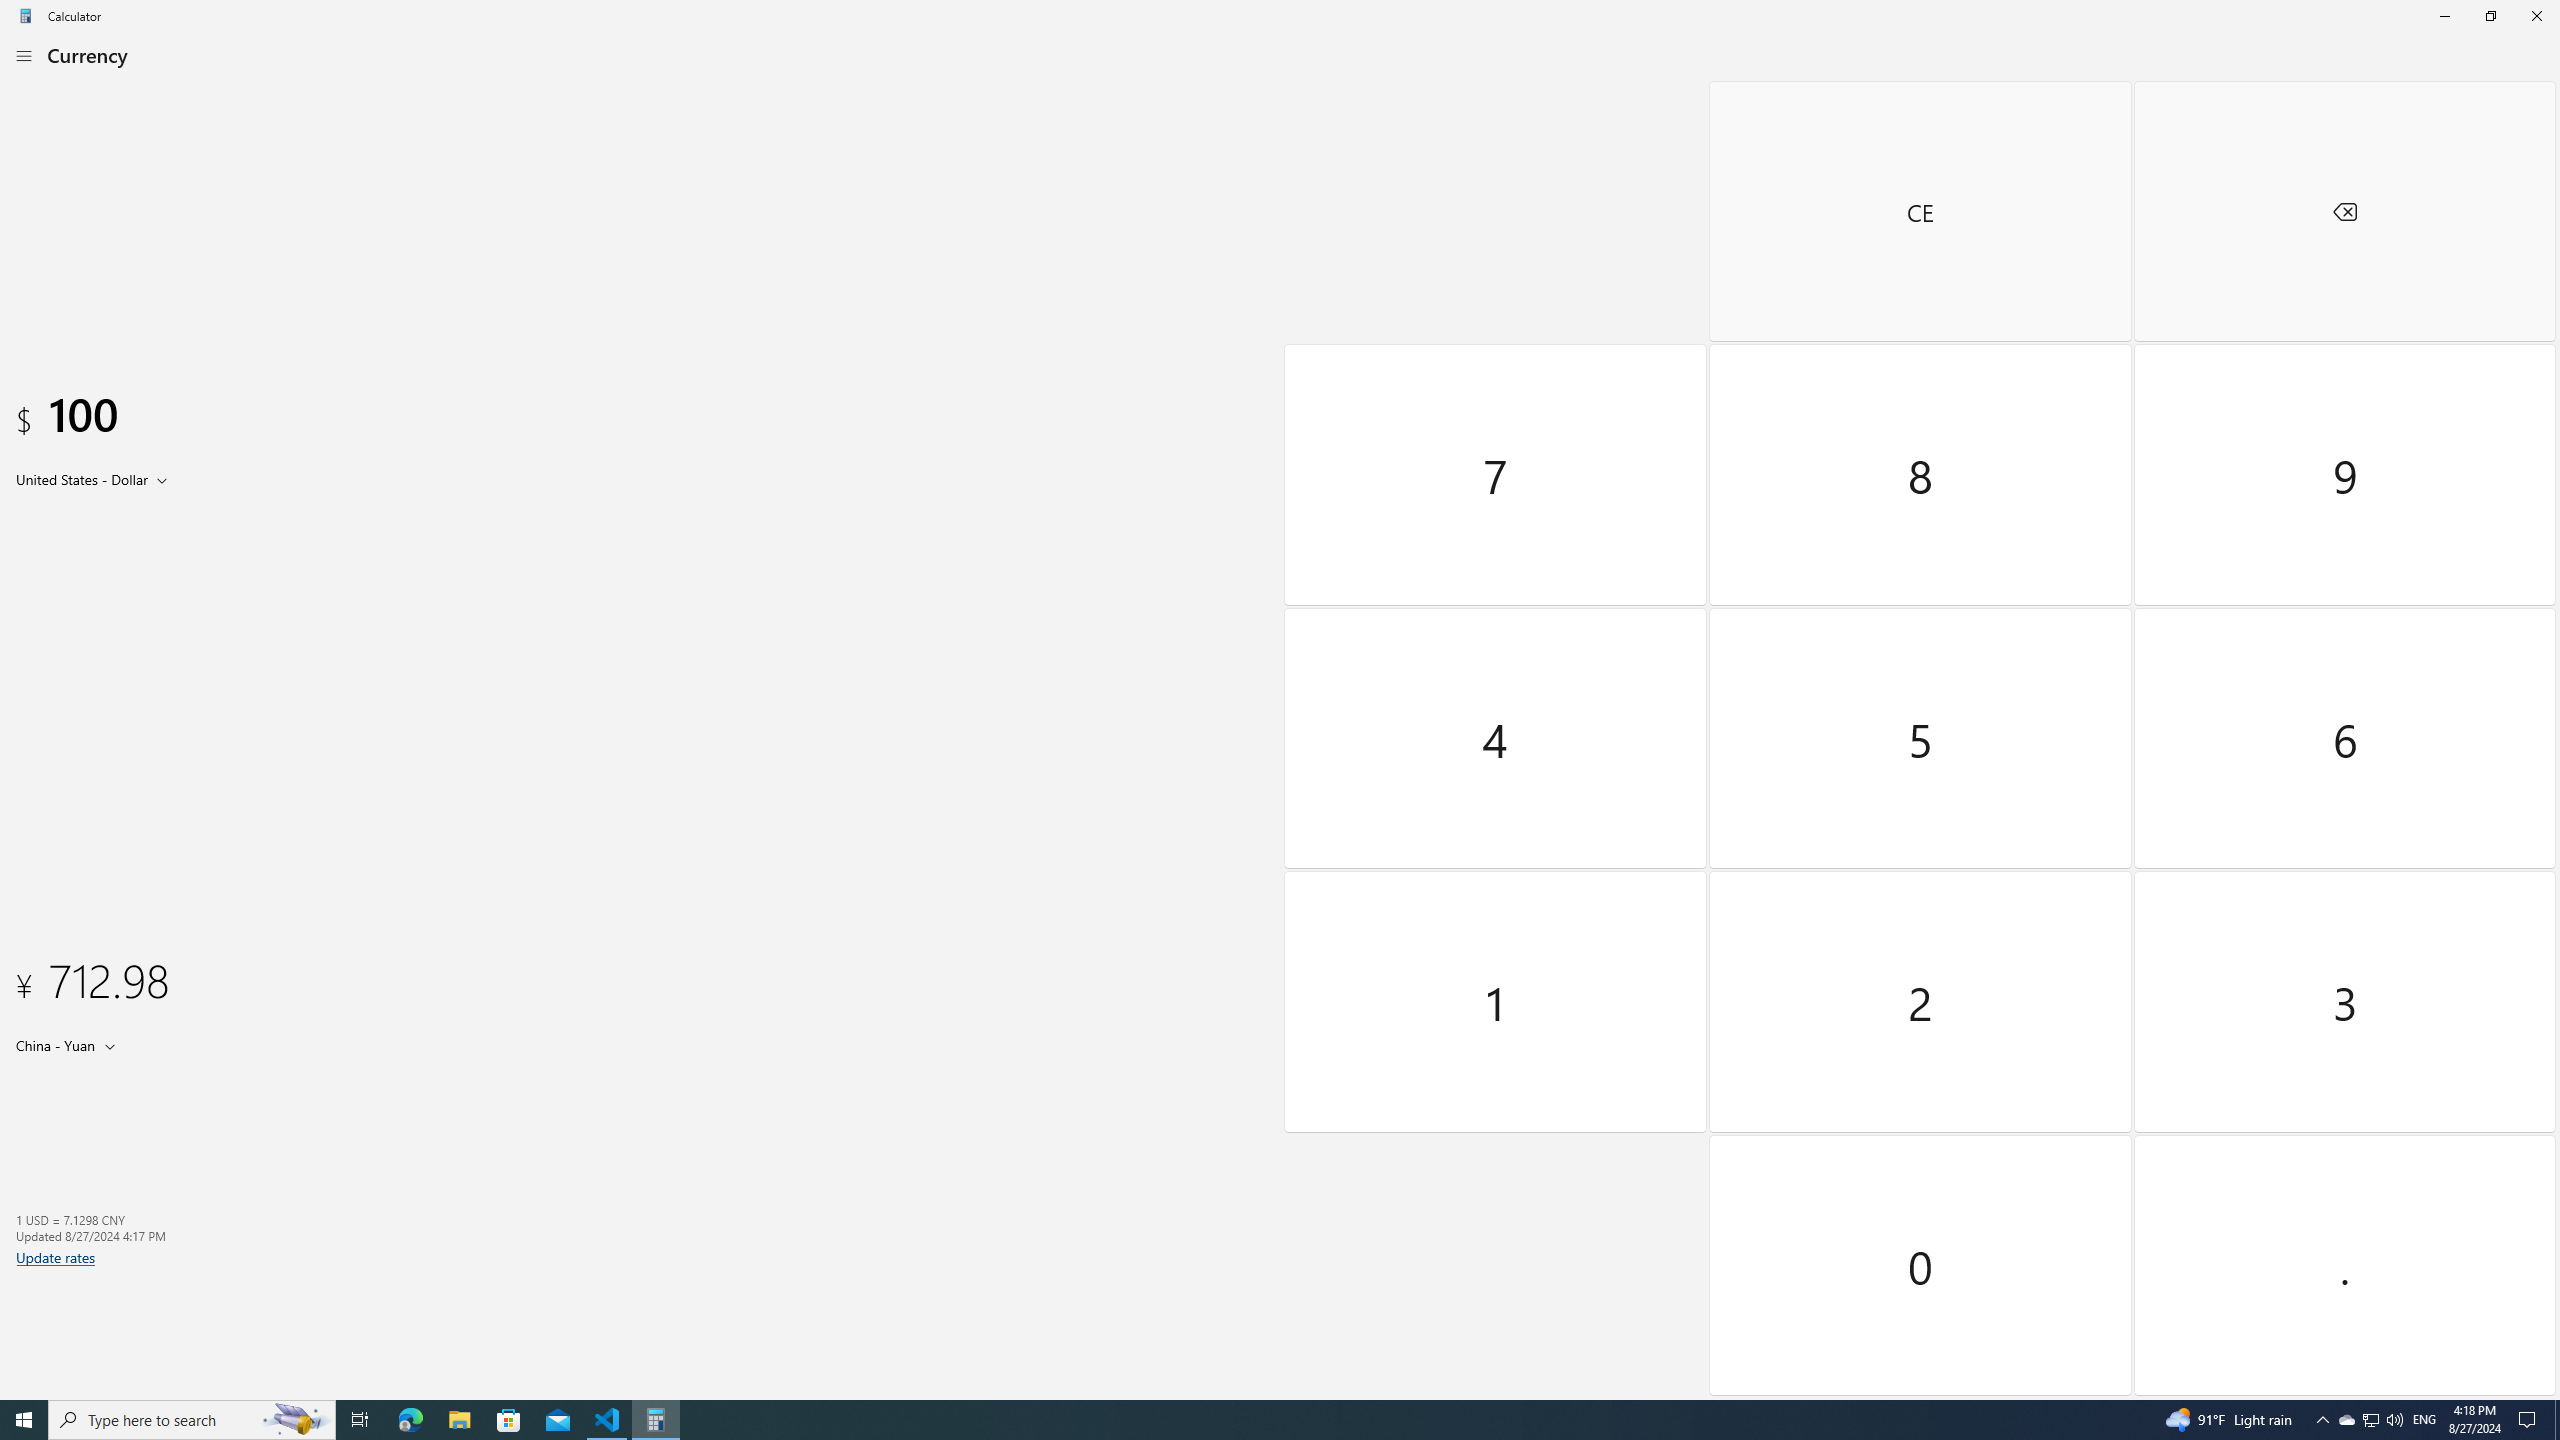 Image resolution: width=2560 pixels, height=1440 pixels. Describe the element at coordinates (1496, 736) in the screenshot. I see `'Four'` at that location.